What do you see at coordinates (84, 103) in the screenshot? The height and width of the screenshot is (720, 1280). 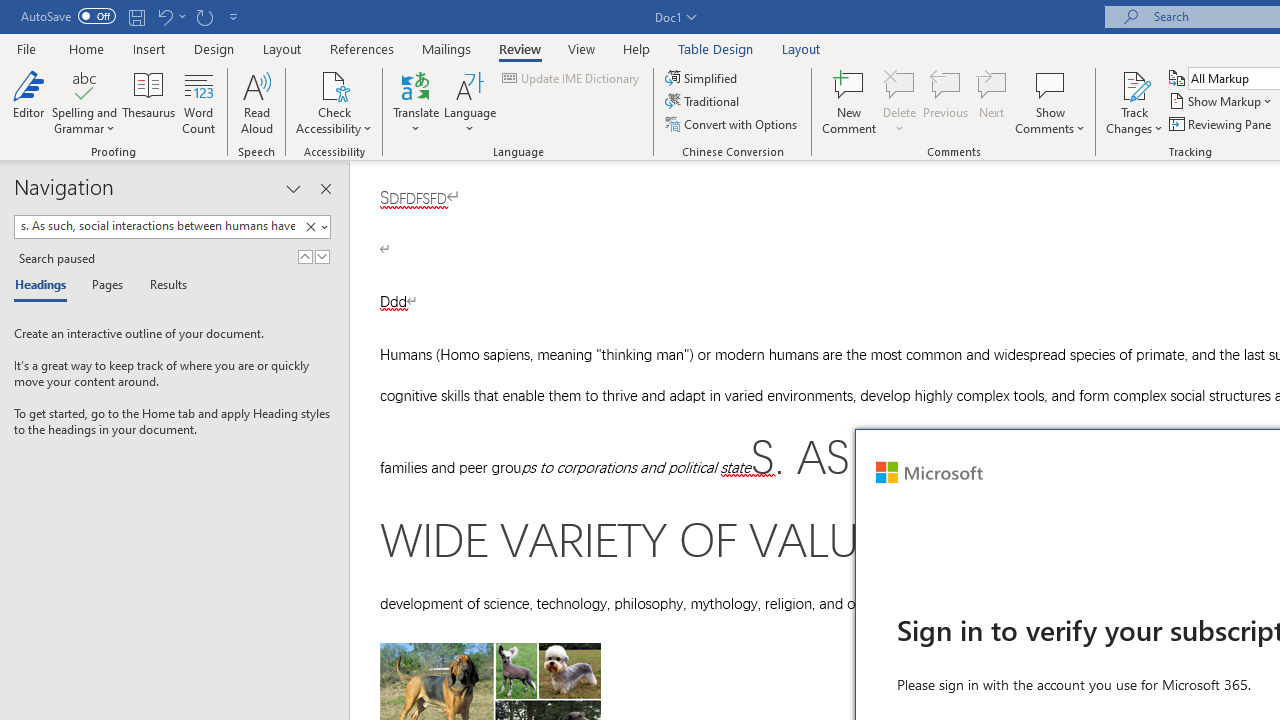 I see `'Spelling and Grammar'` at bounding box center [84, 103].